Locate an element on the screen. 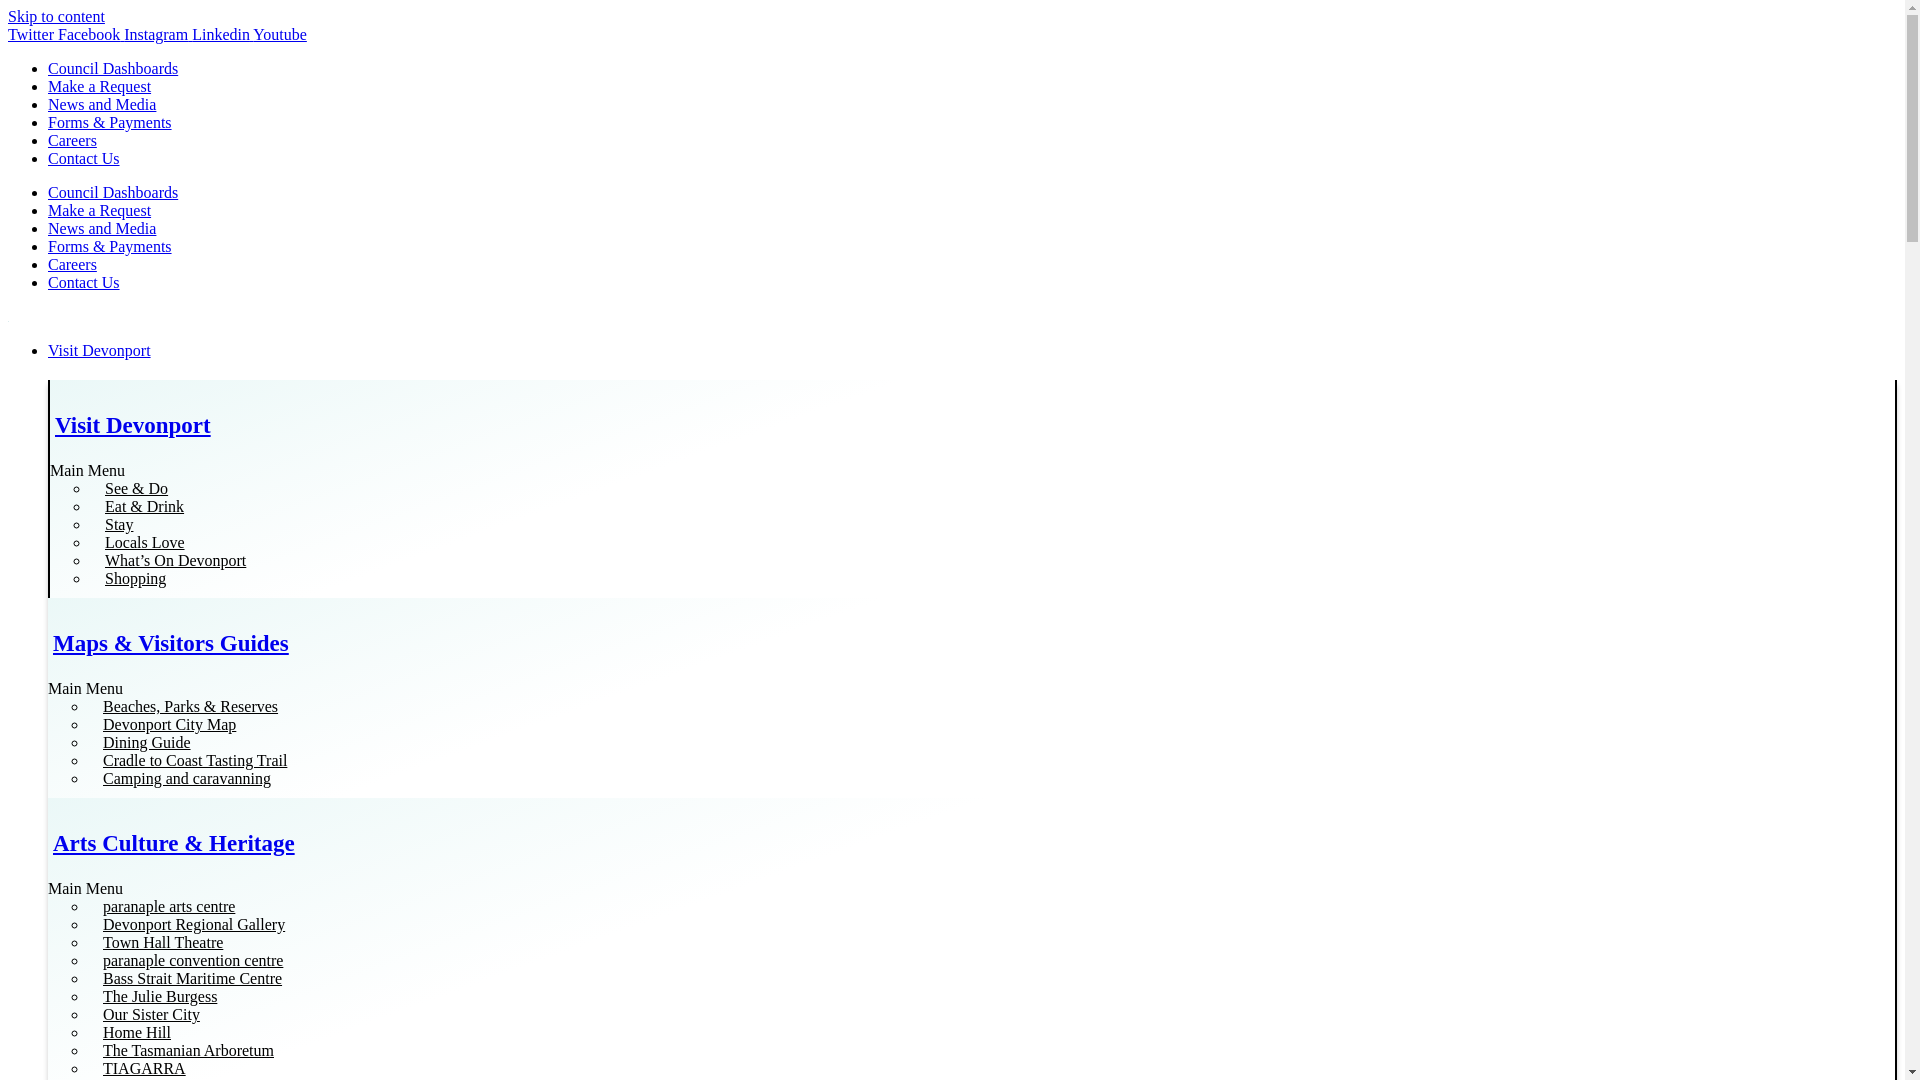 This screenshot has height=1080, width=1920. 'Bass Strait Maritime Centre' is located at coordinates (192, 977).